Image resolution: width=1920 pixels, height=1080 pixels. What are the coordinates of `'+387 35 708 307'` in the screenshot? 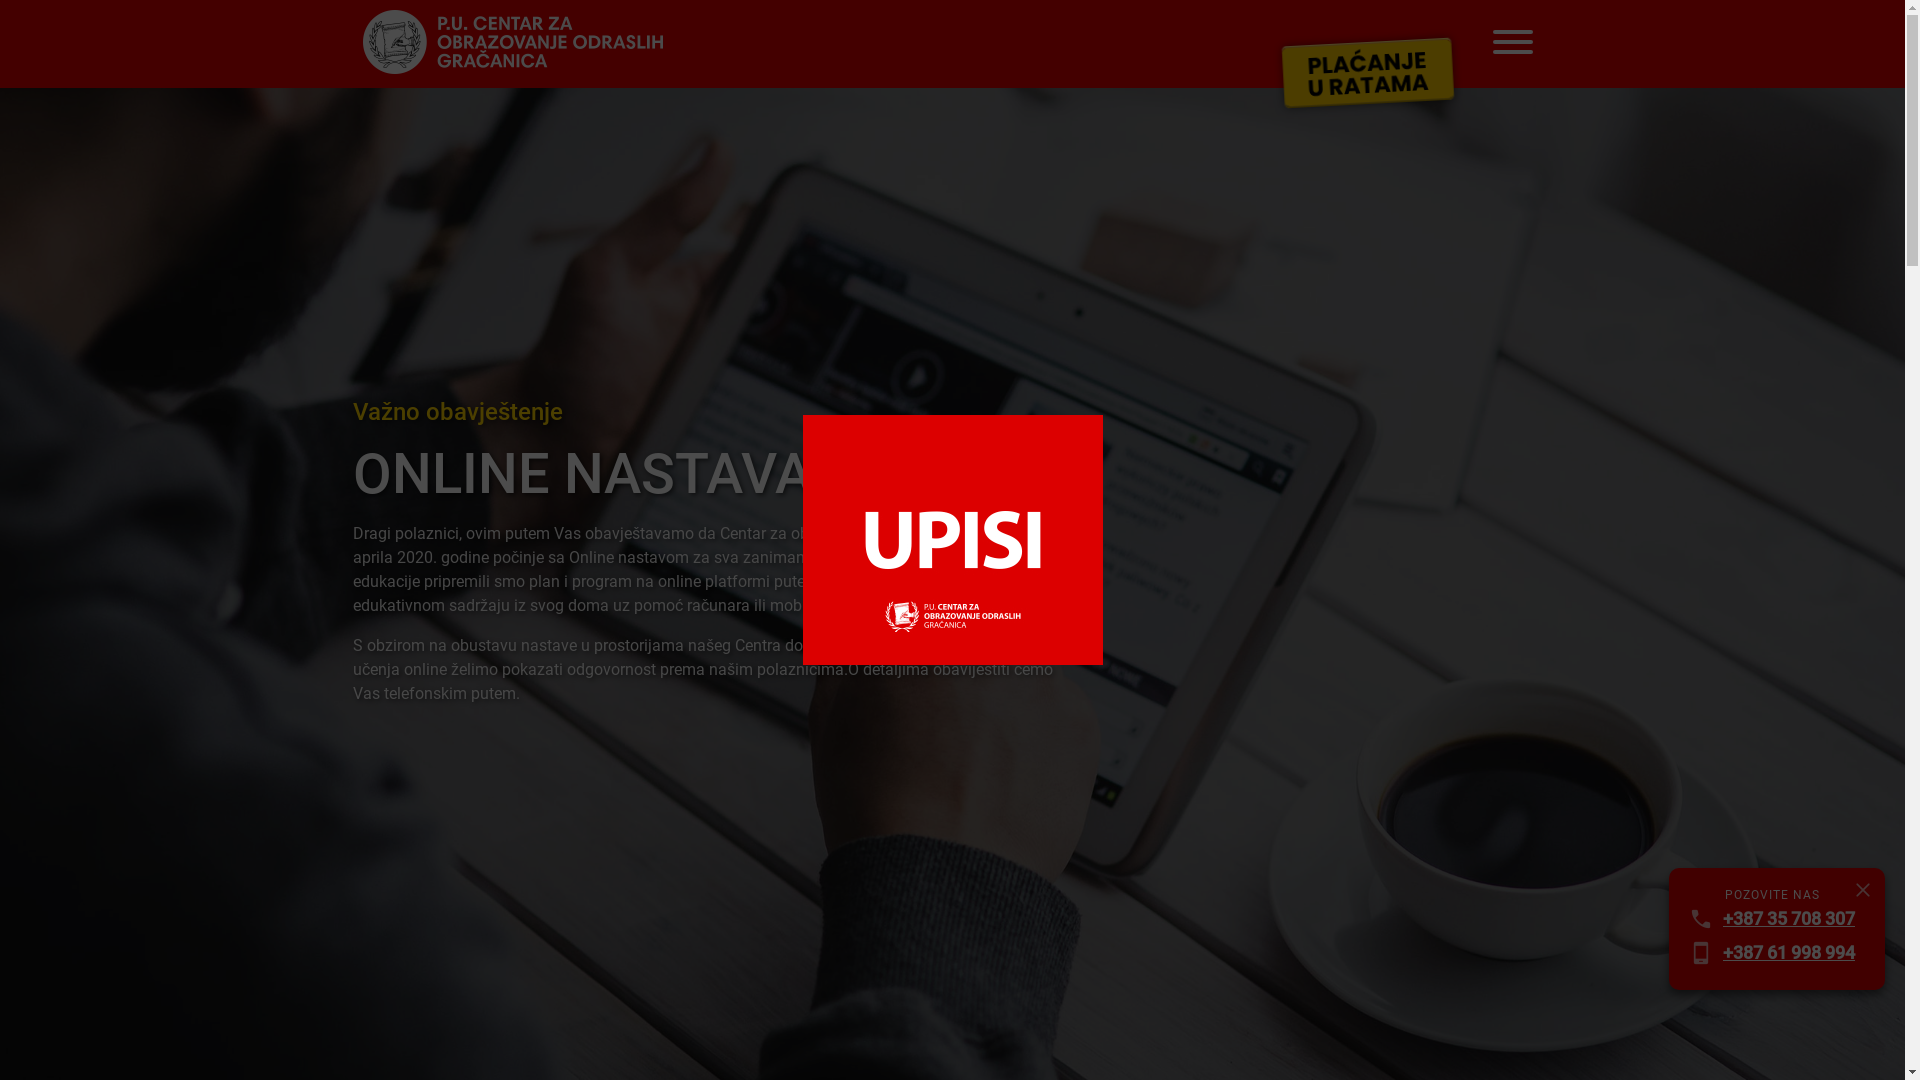 It's located at (1789, 918).